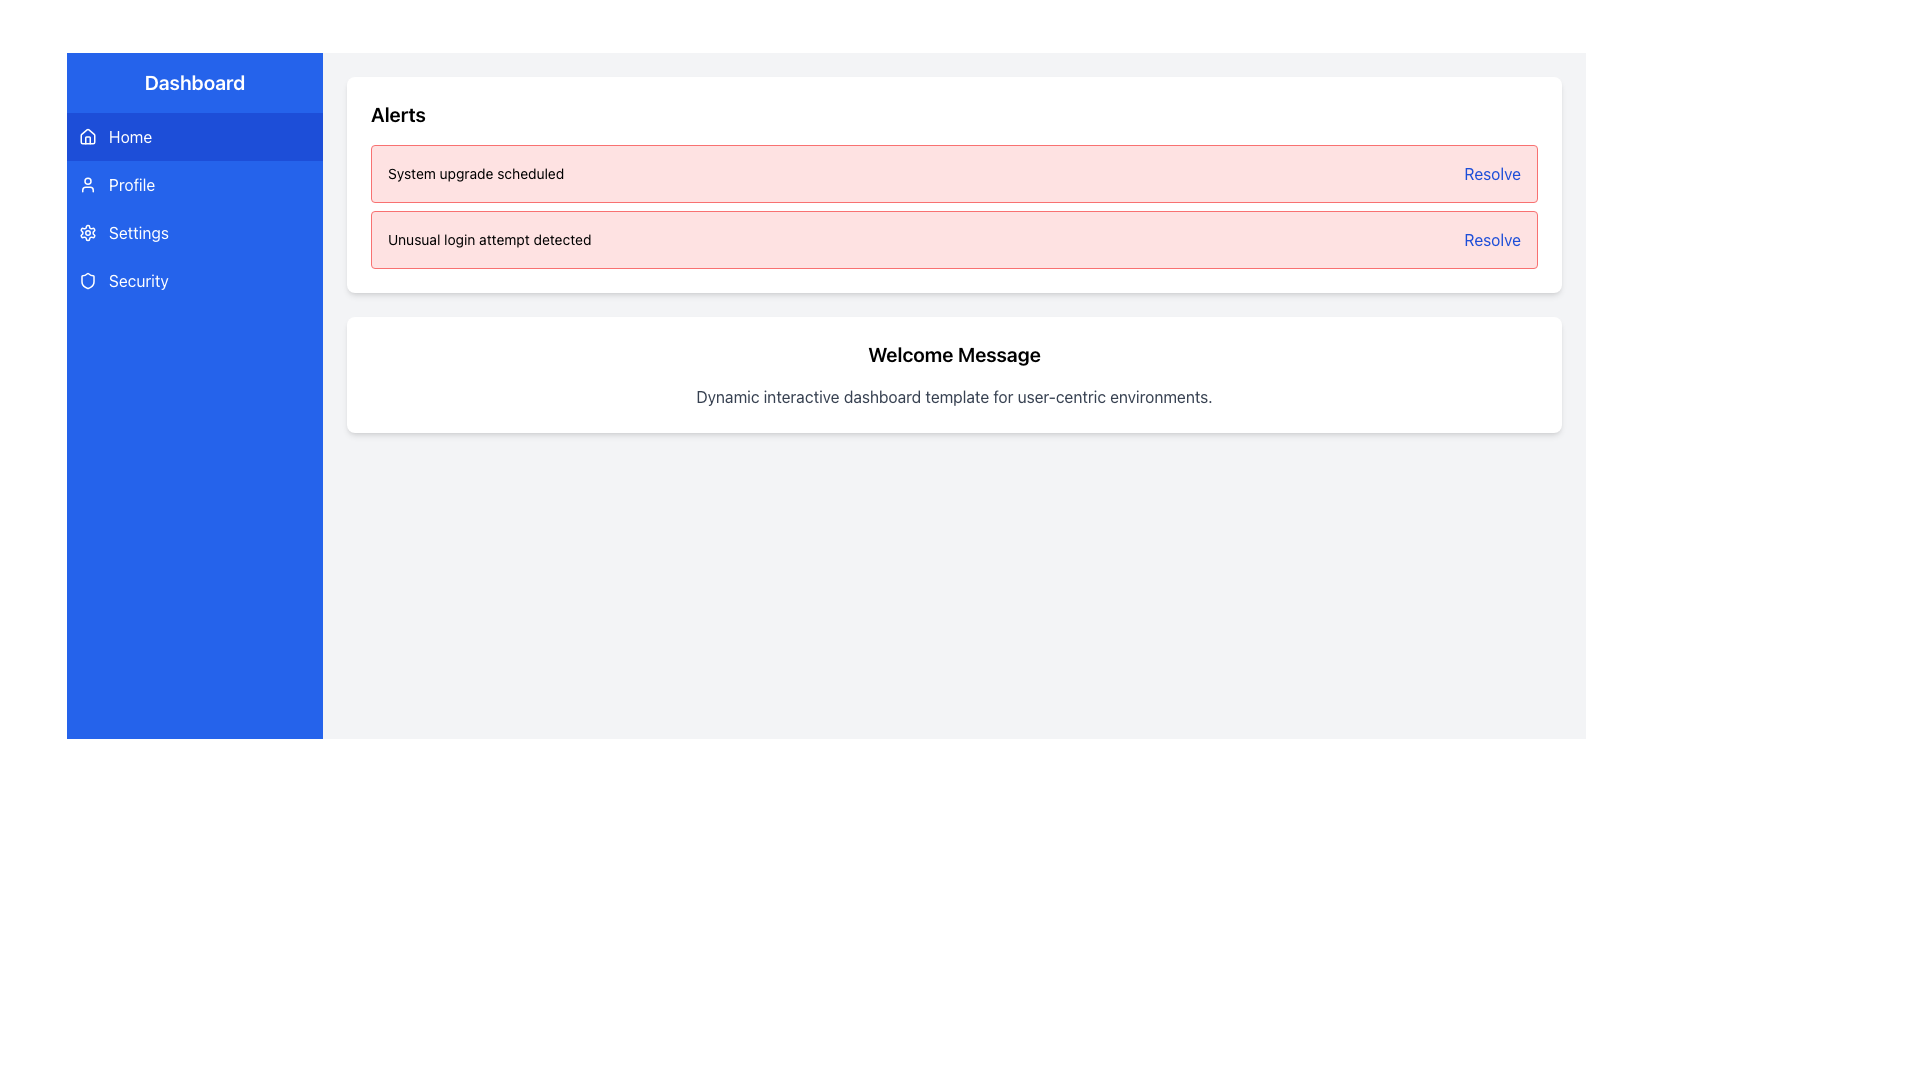 The width and height of the screenshot is (1920, 1080). I want to click on the navigation button labeled 'Home' located at the top of the vertical list in the sidebar to trigger a hover effect, so click(195, 136).